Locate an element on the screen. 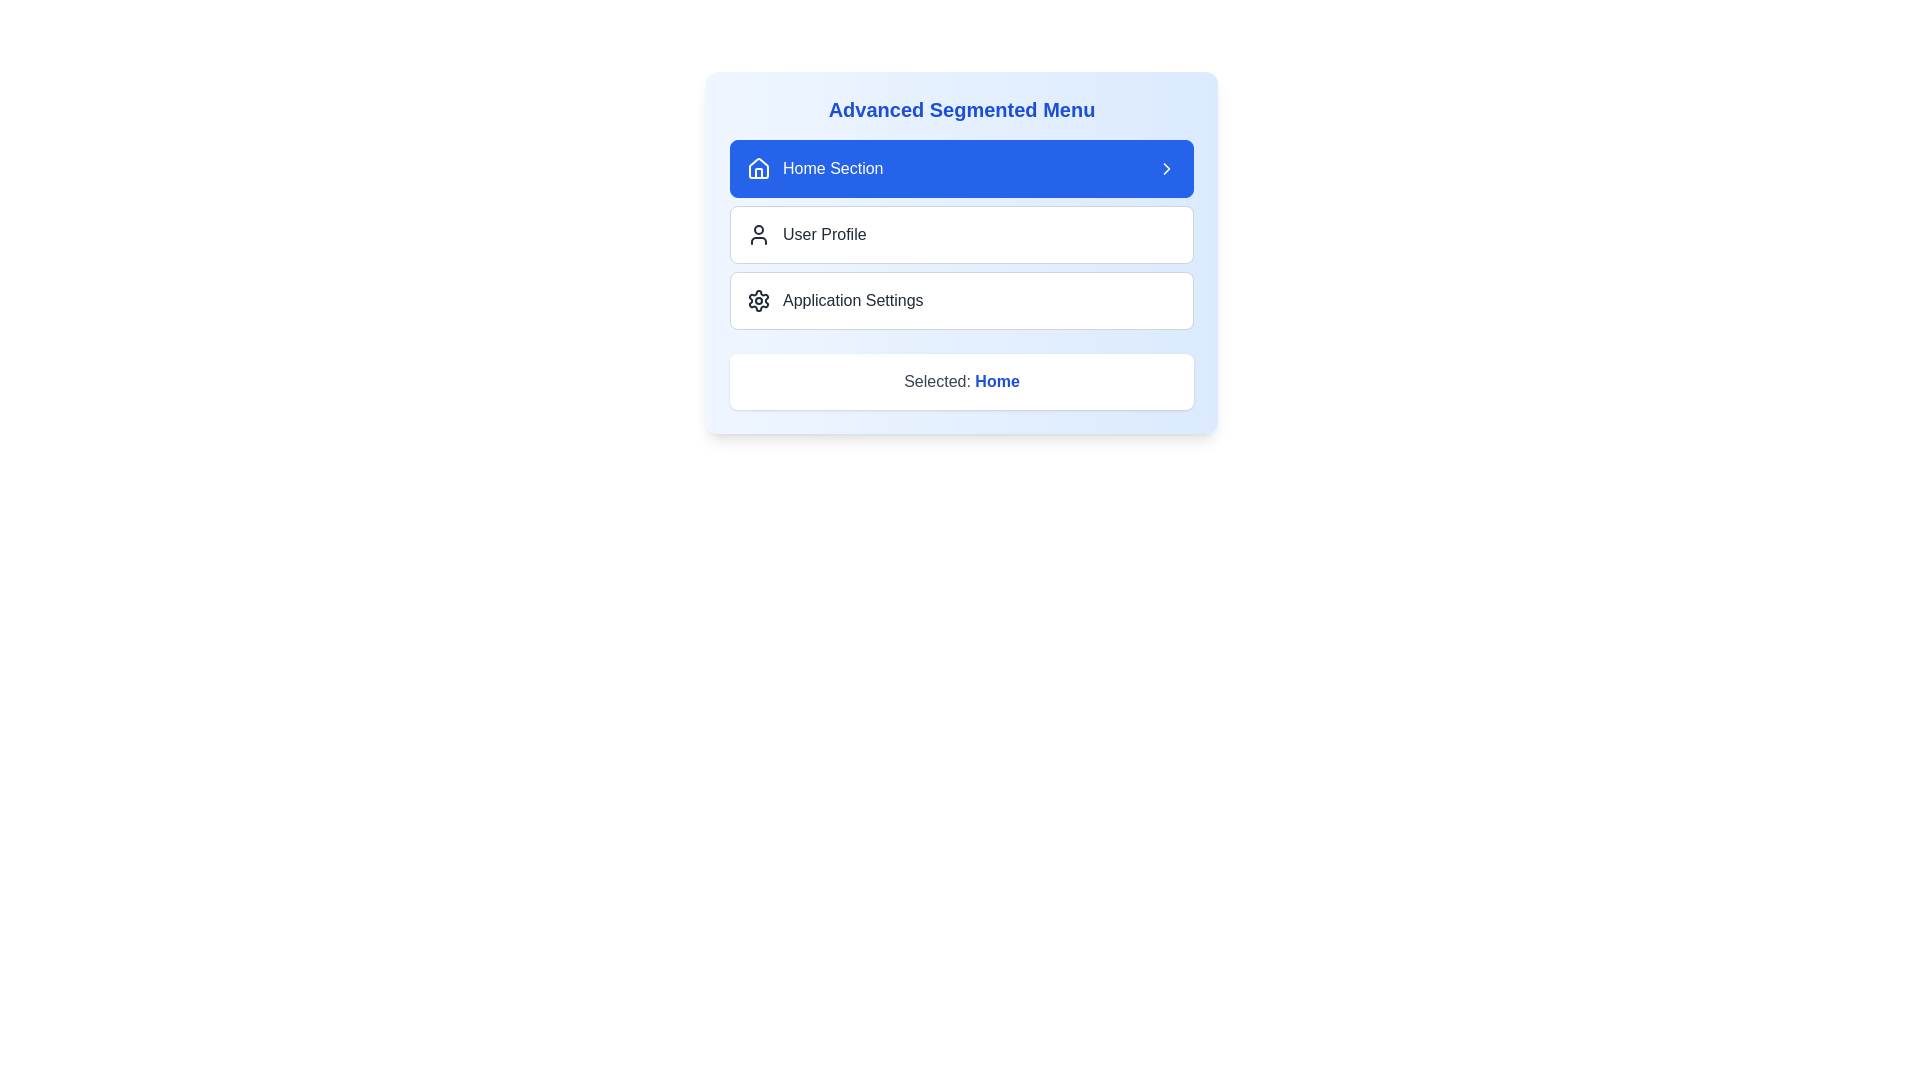 The image size is (1920, 1080). the 'Home' text label, which is styled in bold blue text and is part of the sentence 'Selected: Home' at the bottom of the menu interface is located at coordinates (997, 381).